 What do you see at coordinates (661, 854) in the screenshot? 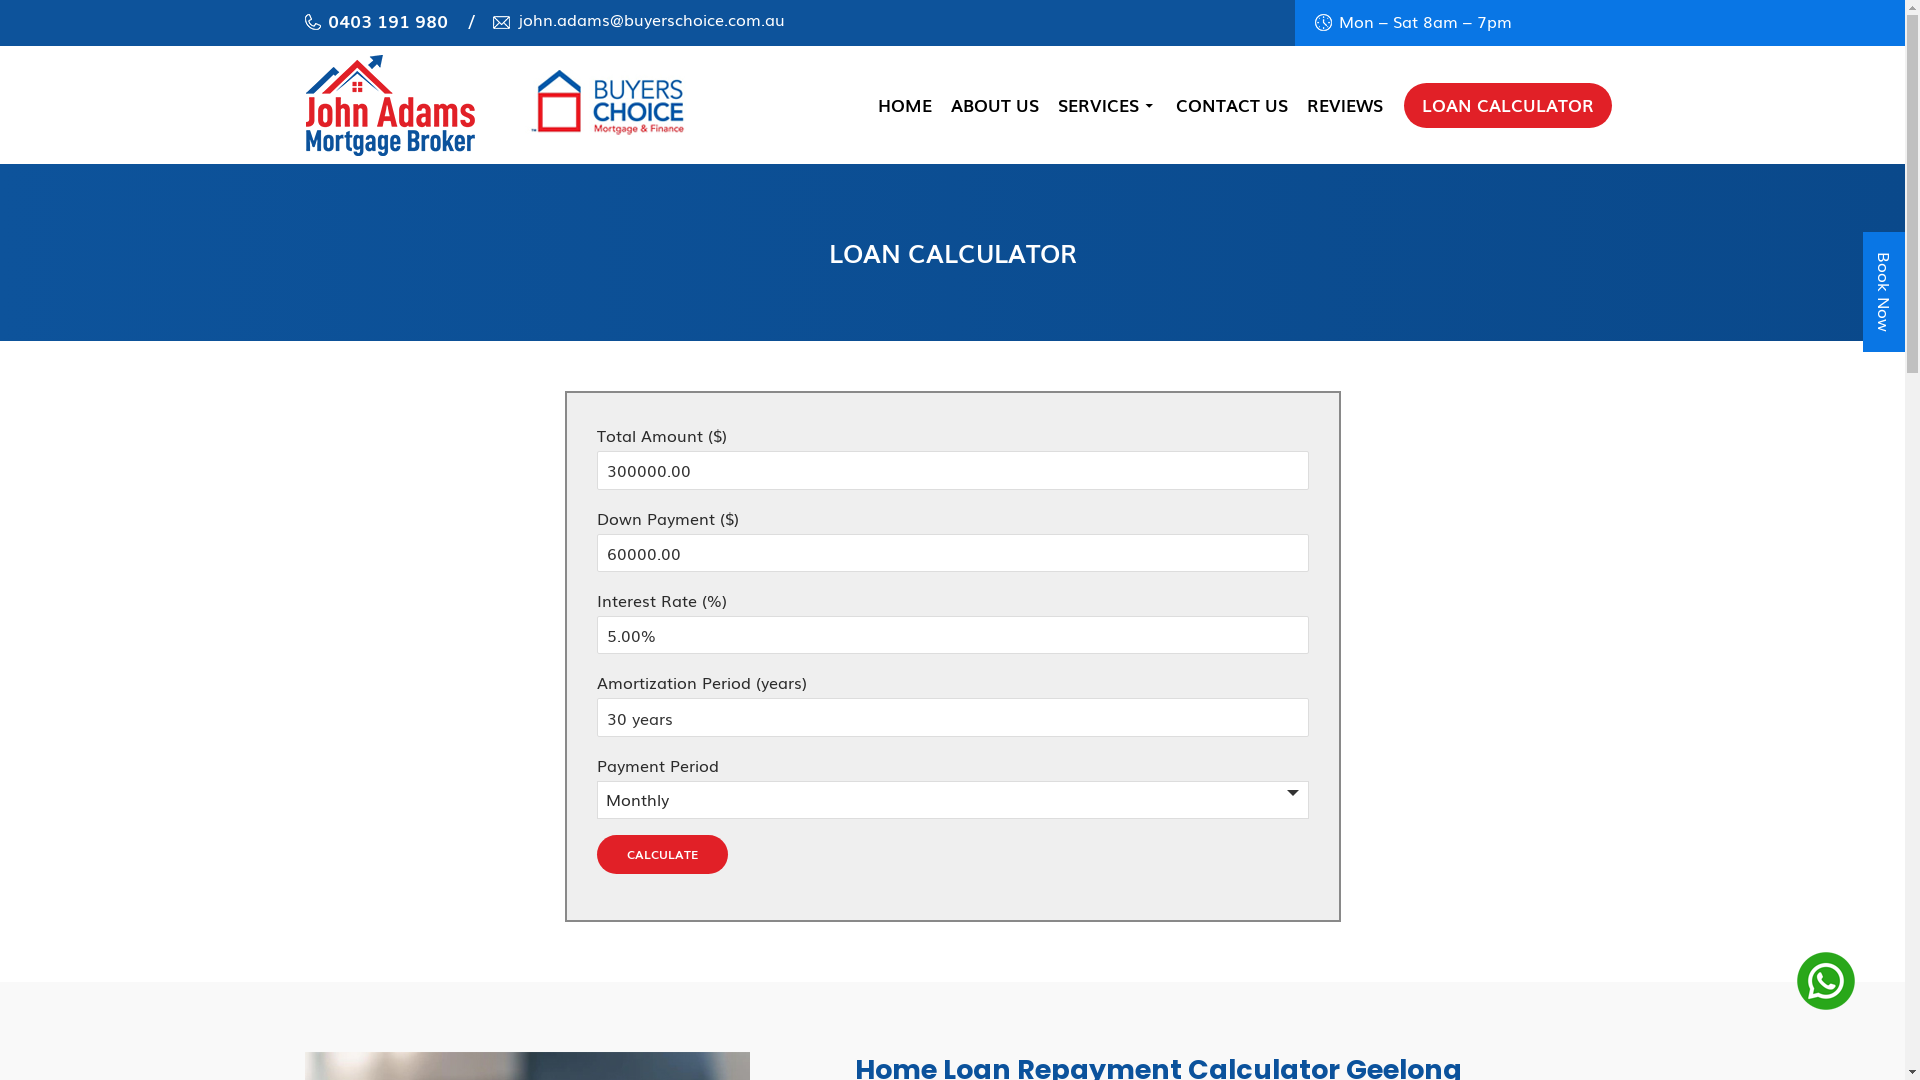
I see `'Calculate'` at bounding box center [661, 854].